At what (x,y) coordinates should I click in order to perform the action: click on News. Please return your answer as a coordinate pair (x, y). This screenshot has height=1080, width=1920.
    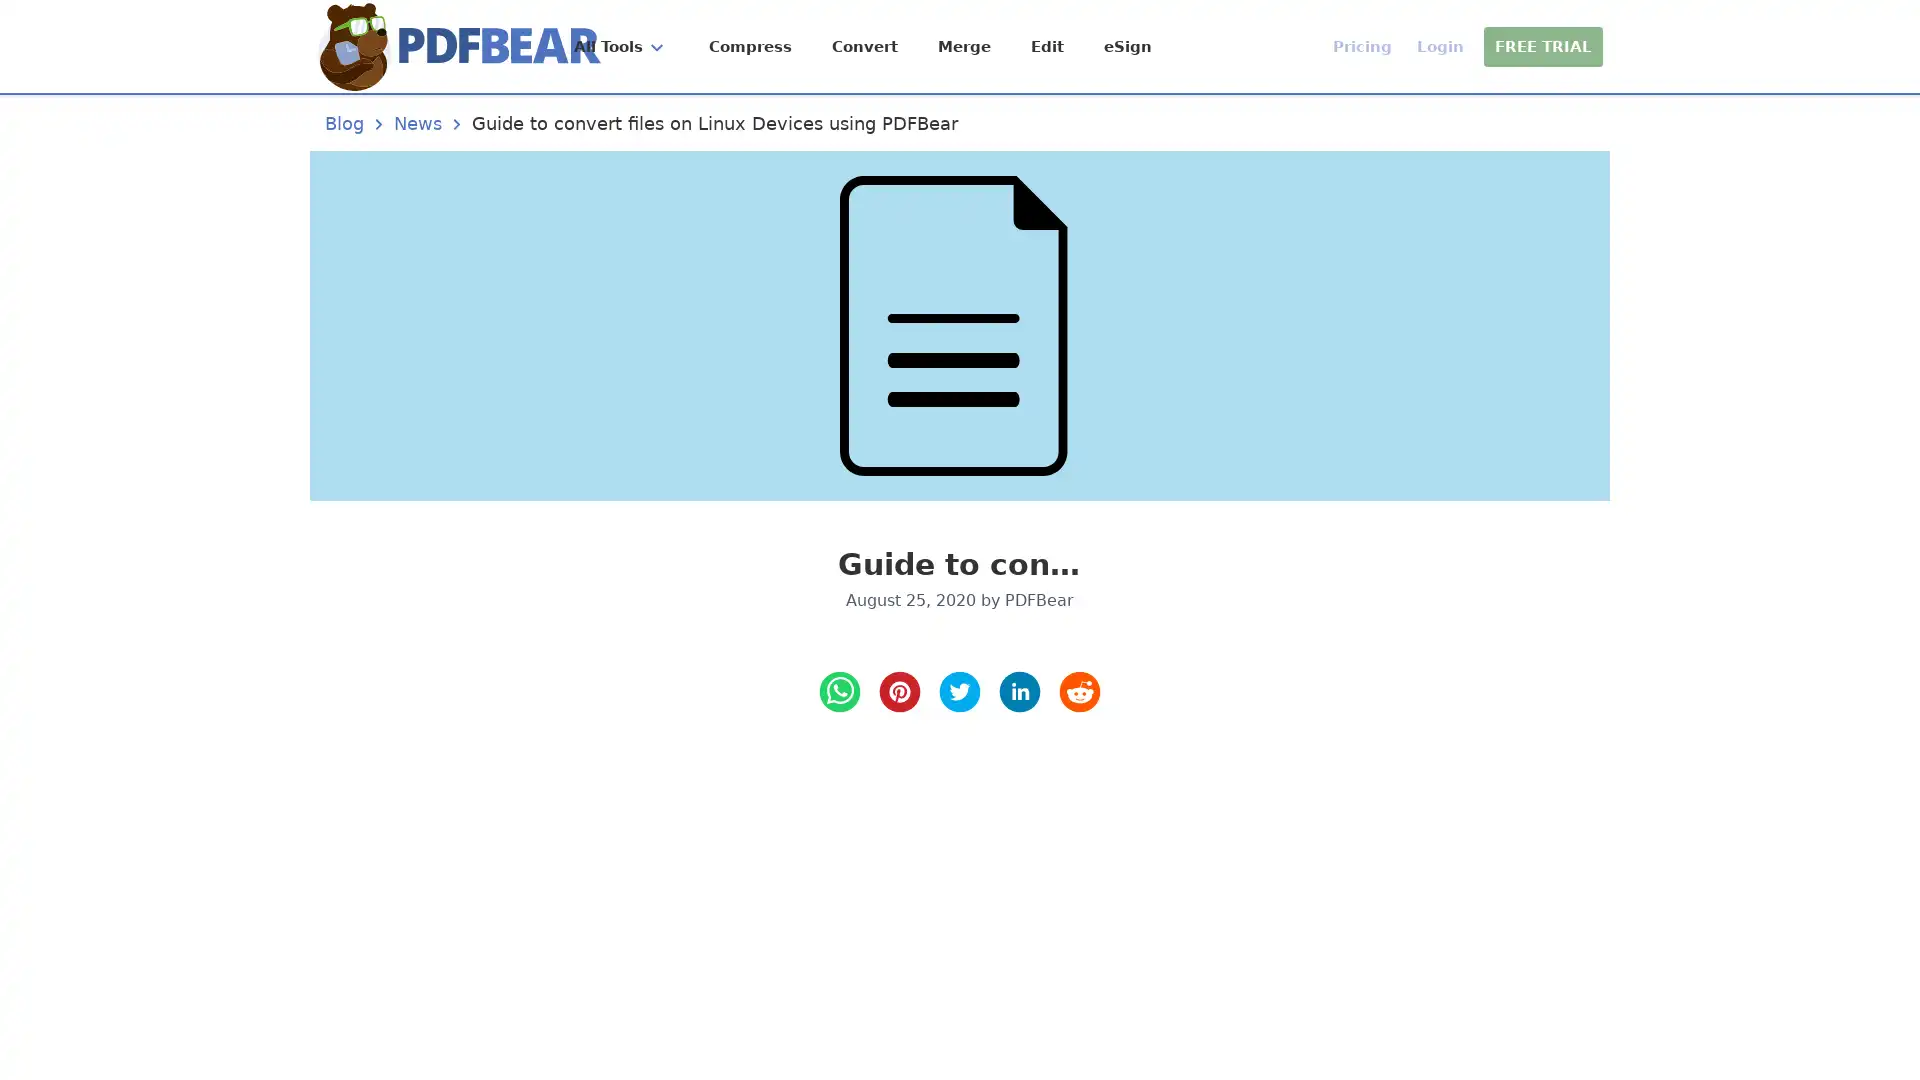
    Looking at the image, I should click on (416, 123).